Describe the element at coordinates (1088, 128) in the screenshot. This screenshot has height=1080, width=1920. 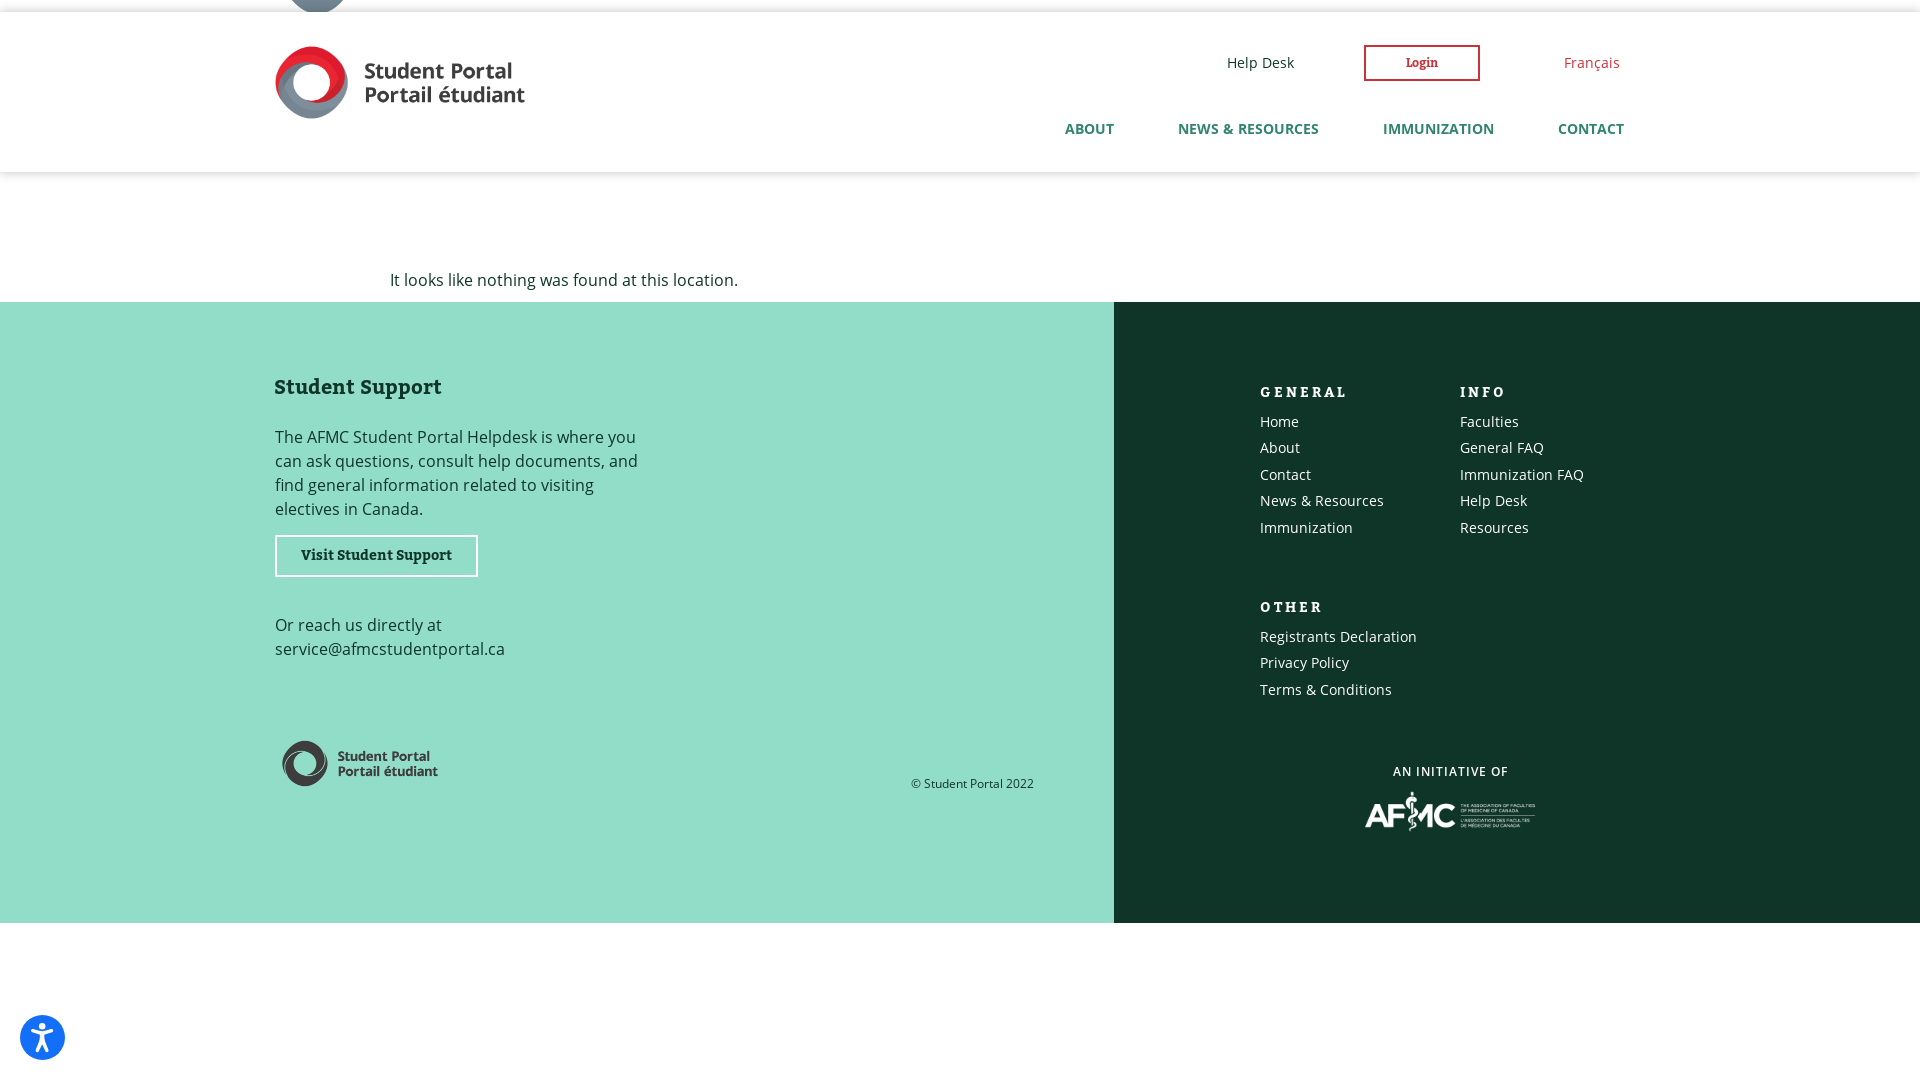
I see `'ABOUT'` at that location.